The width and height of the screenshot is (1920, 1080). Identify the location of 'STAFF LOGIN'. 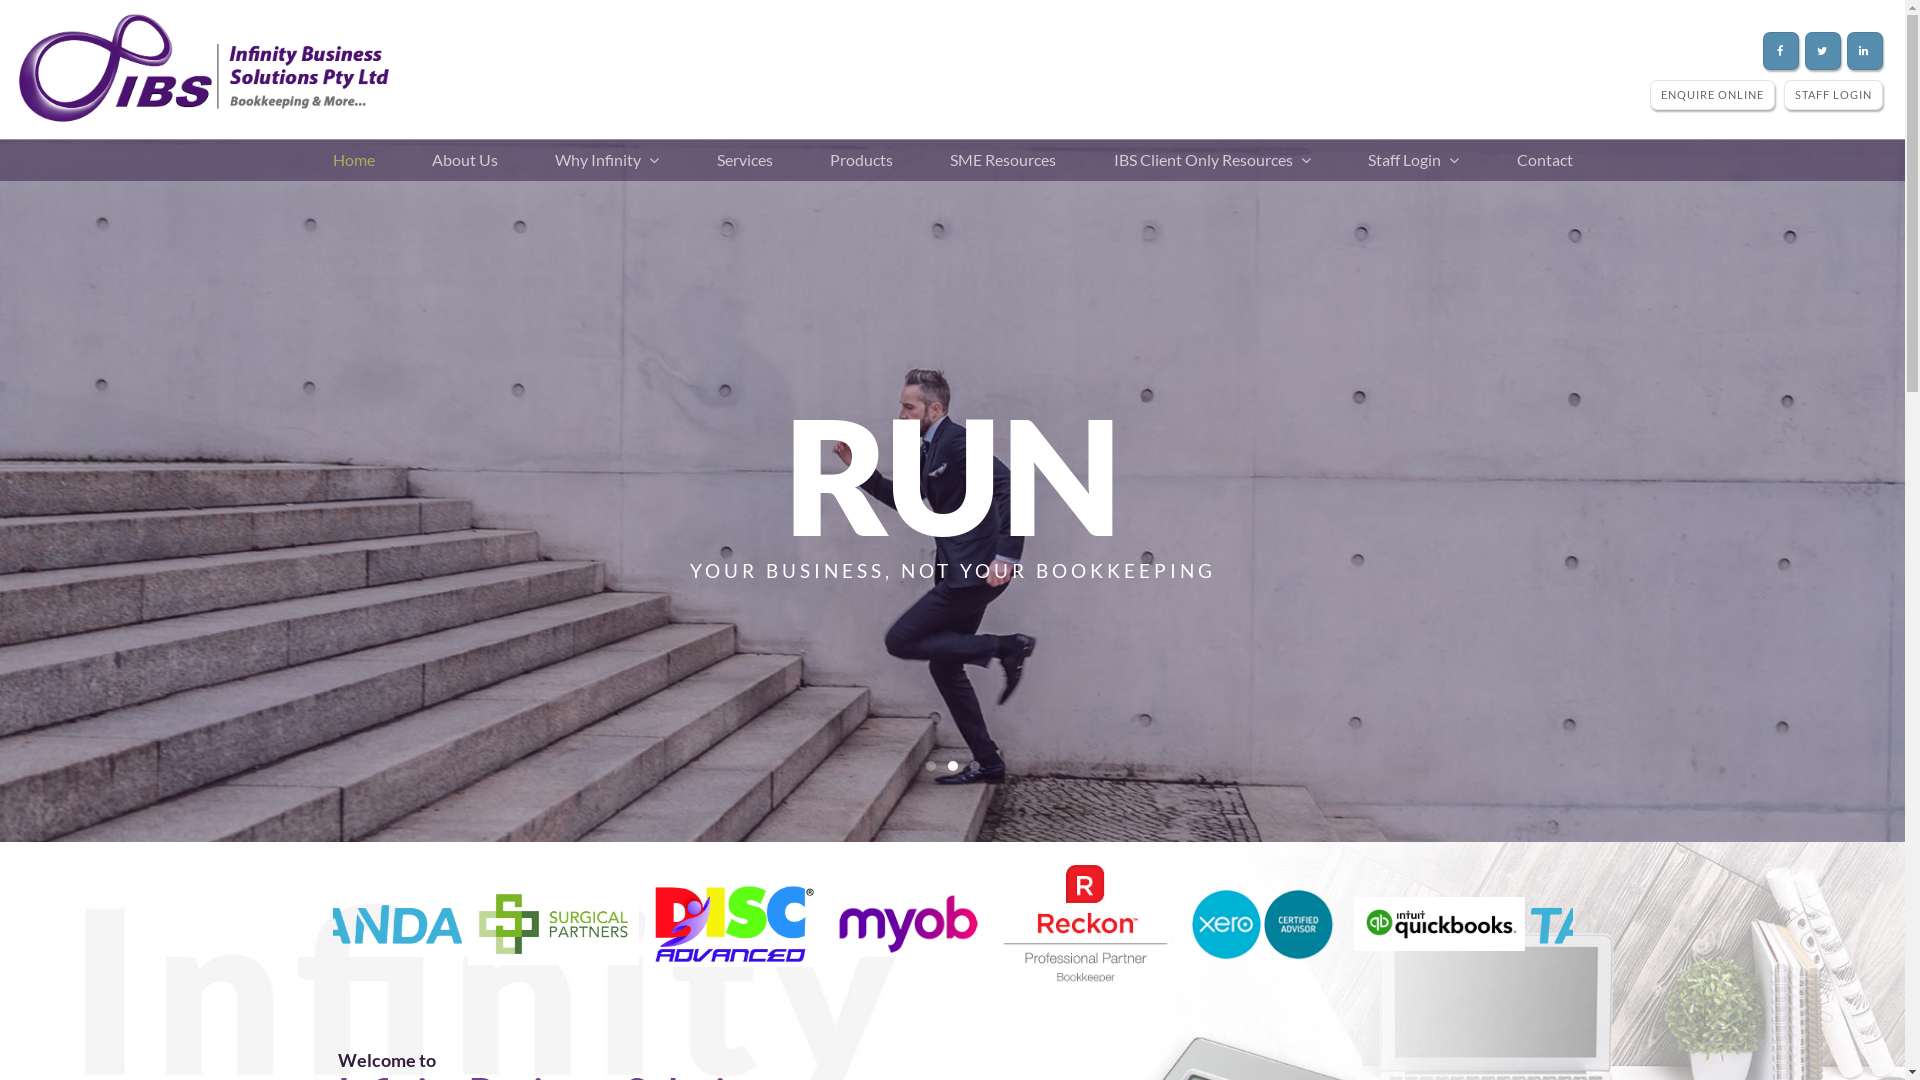
(1784, 94).